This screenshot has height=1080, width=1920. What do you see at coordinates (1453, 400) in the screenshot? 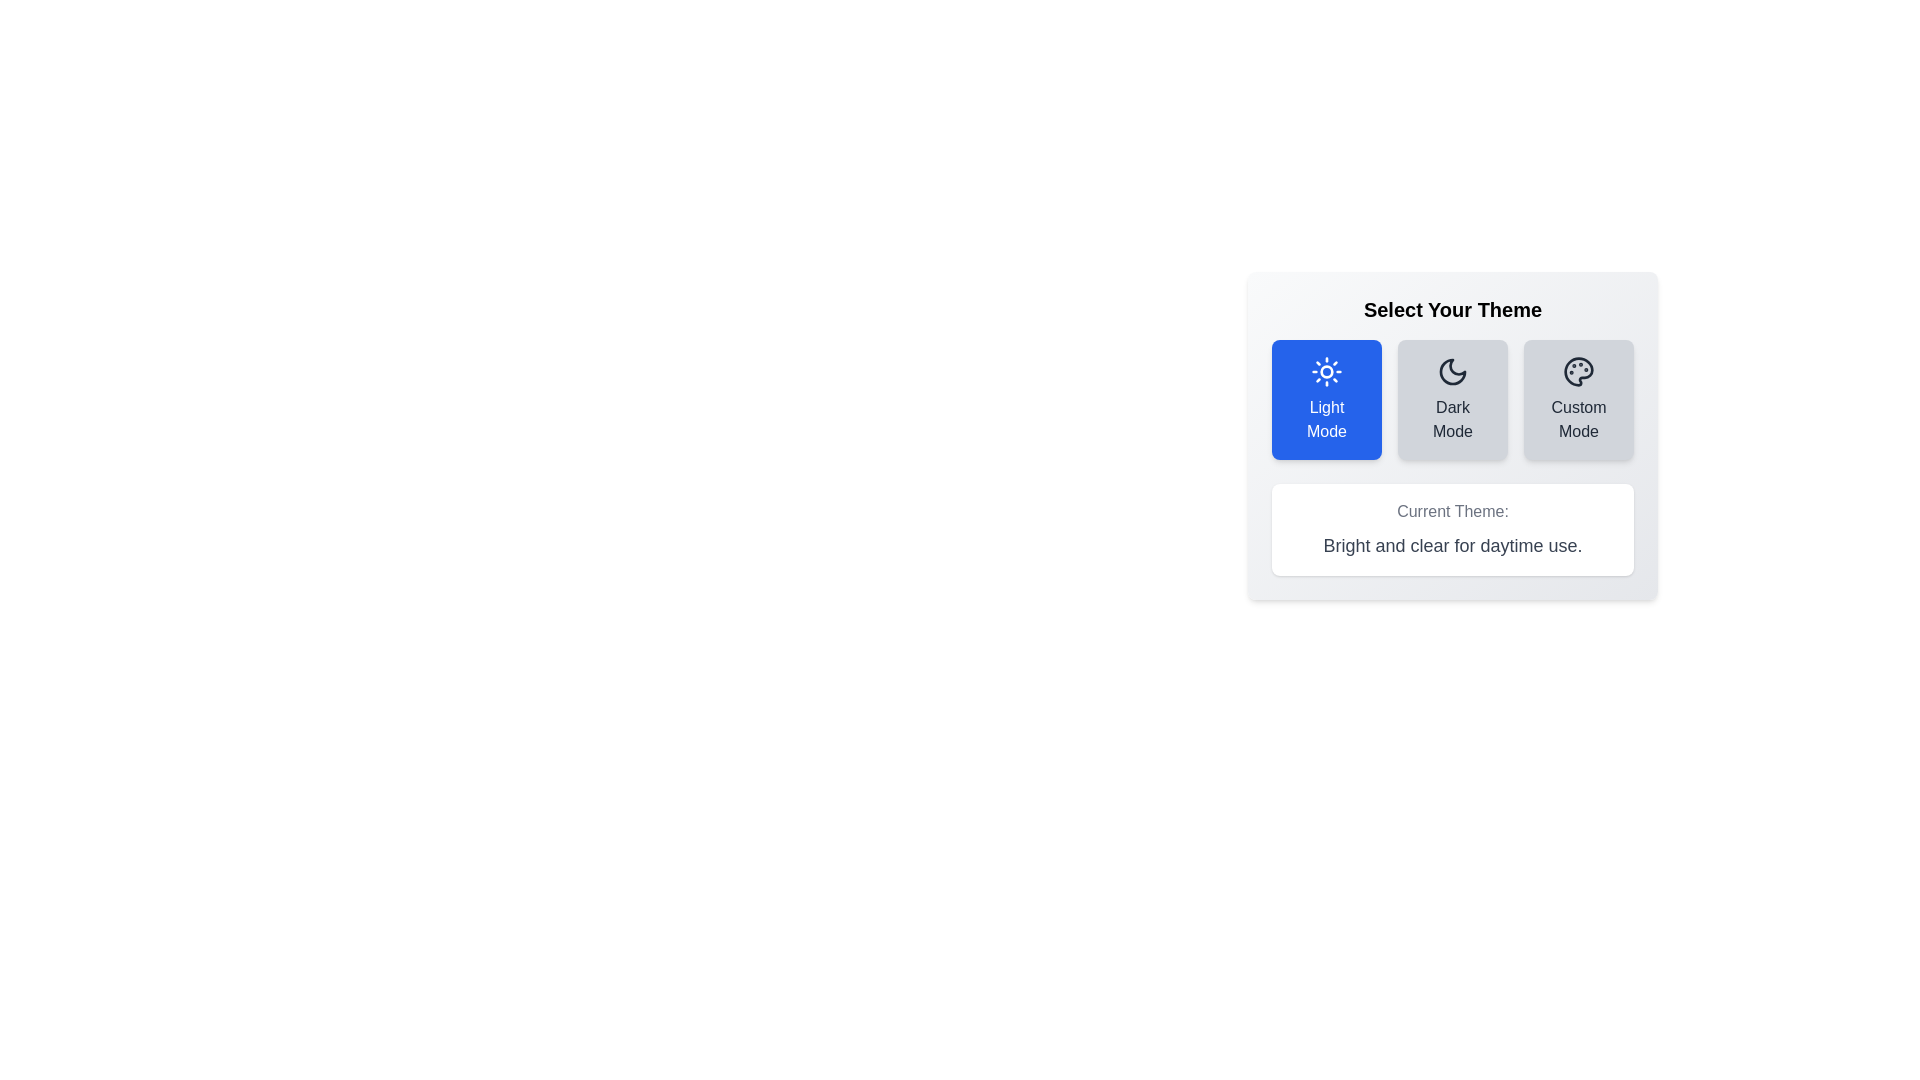
I see `the button corresponding to the desired theme: Dark Mode` at bounding box center [1453, 400].